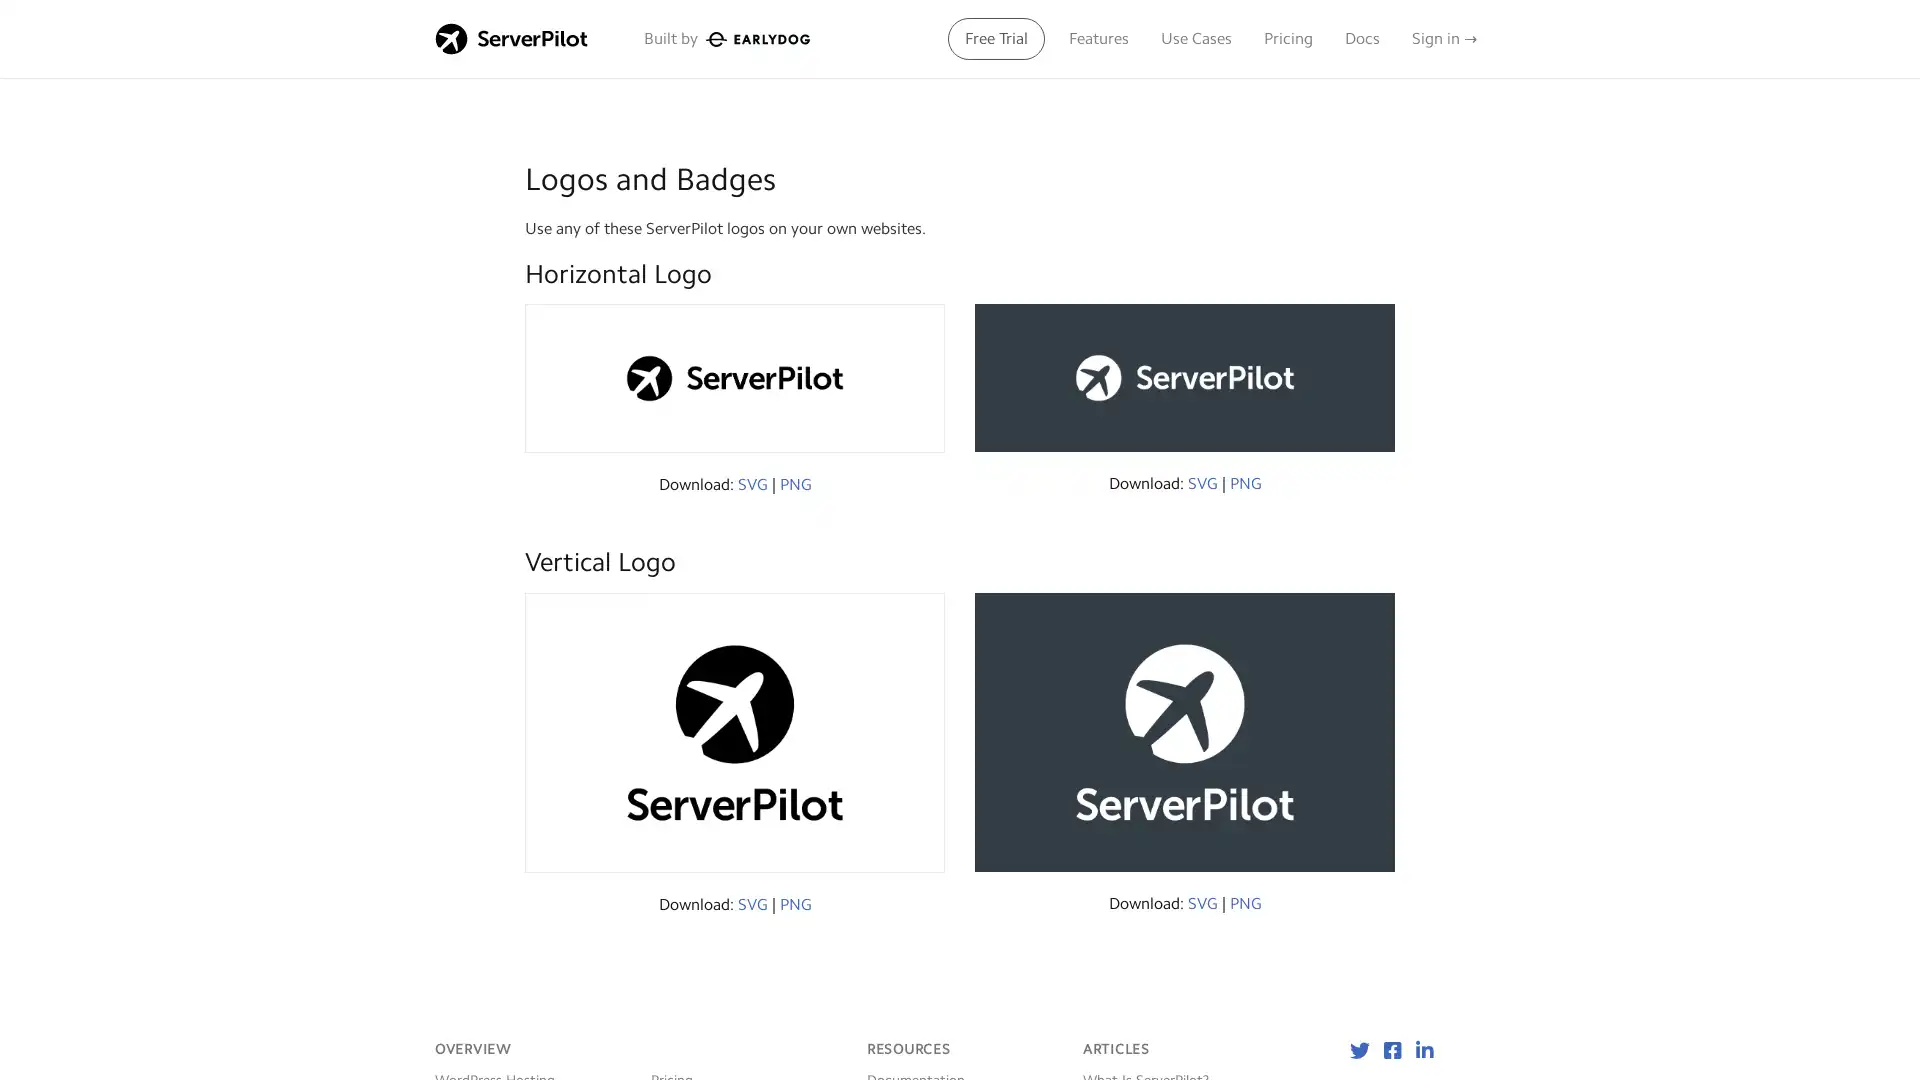  What do you see at coordinates (1288, 38) in the screenshot?
I see `Pricing` at bounding box center [1288, 38].